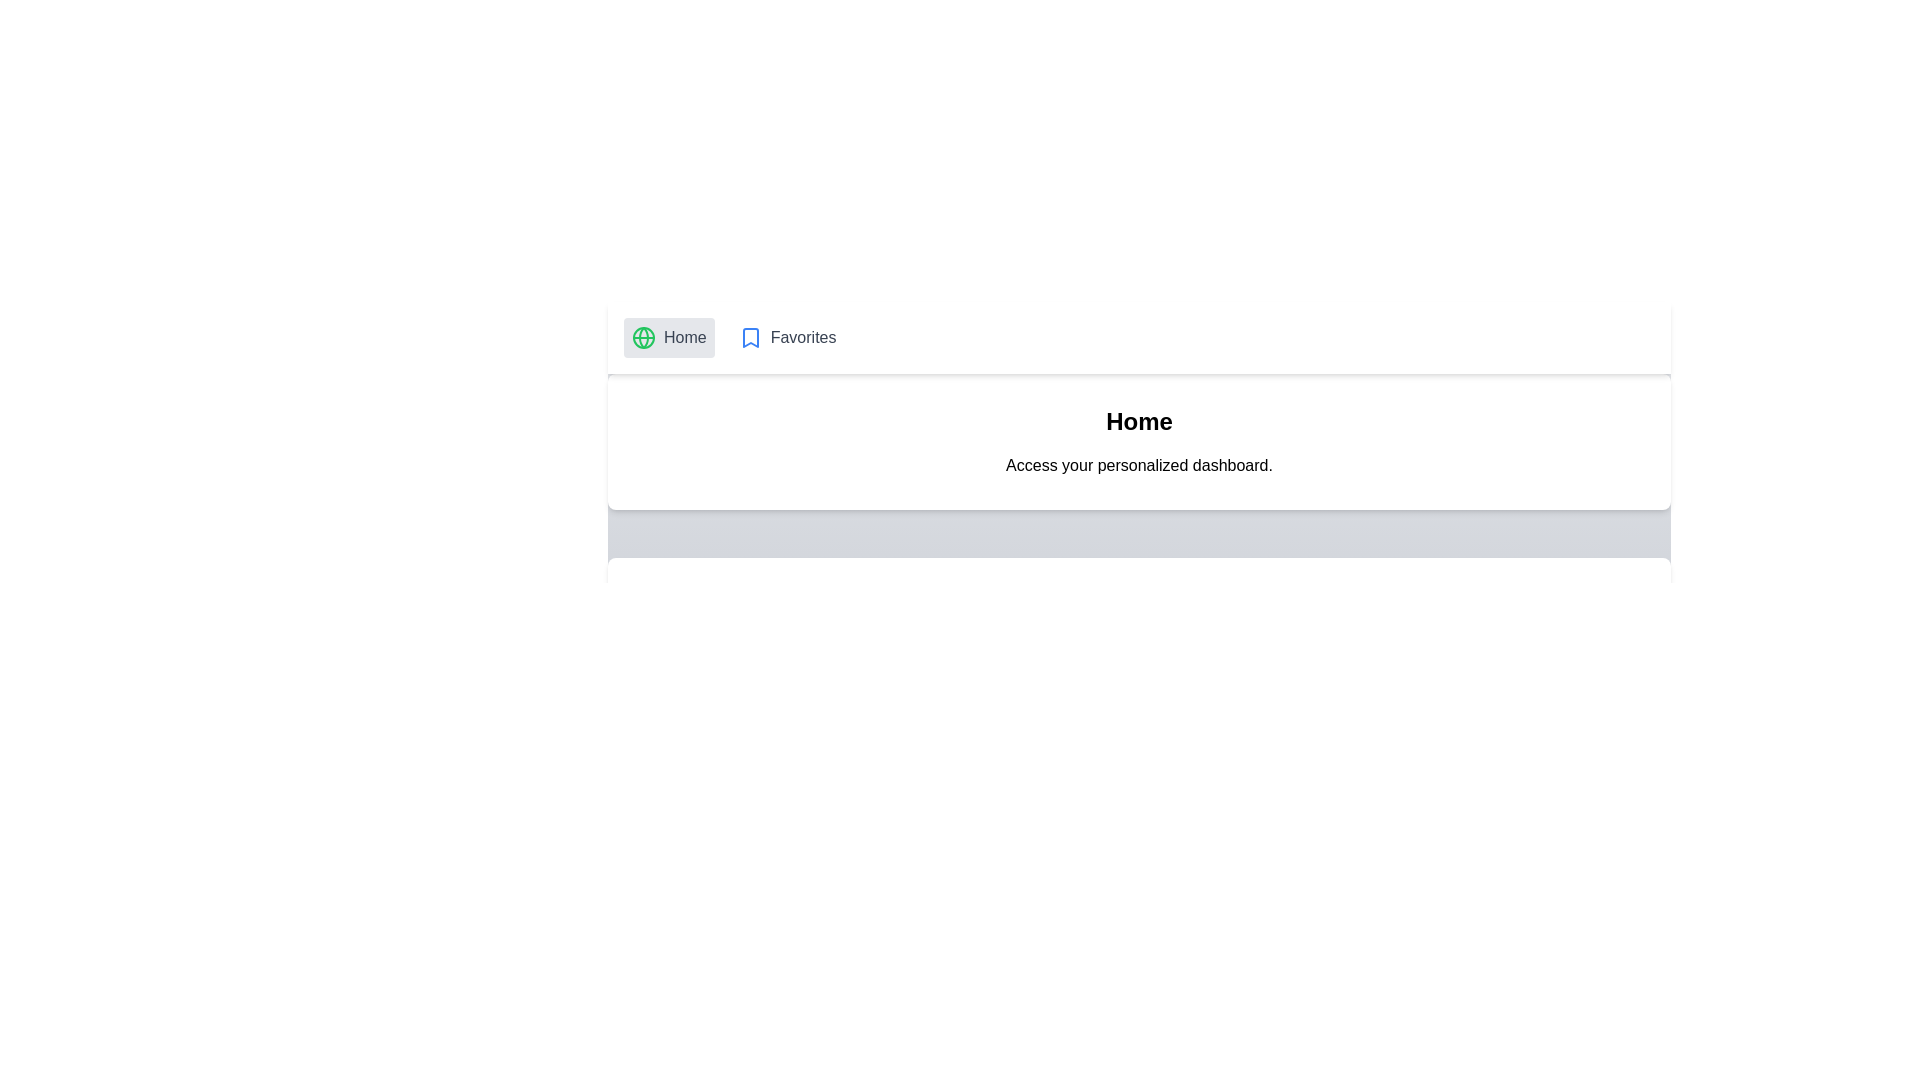 The image size is (1920, 1080). What do you see at coordinates (749, 337) in the screenshot?
I see `the triangular bookmark icon with a blue outline located in the top navigation bar, adjacent to the 'Favorites' label and 'Home' icon` at bounding box center [749, 337].